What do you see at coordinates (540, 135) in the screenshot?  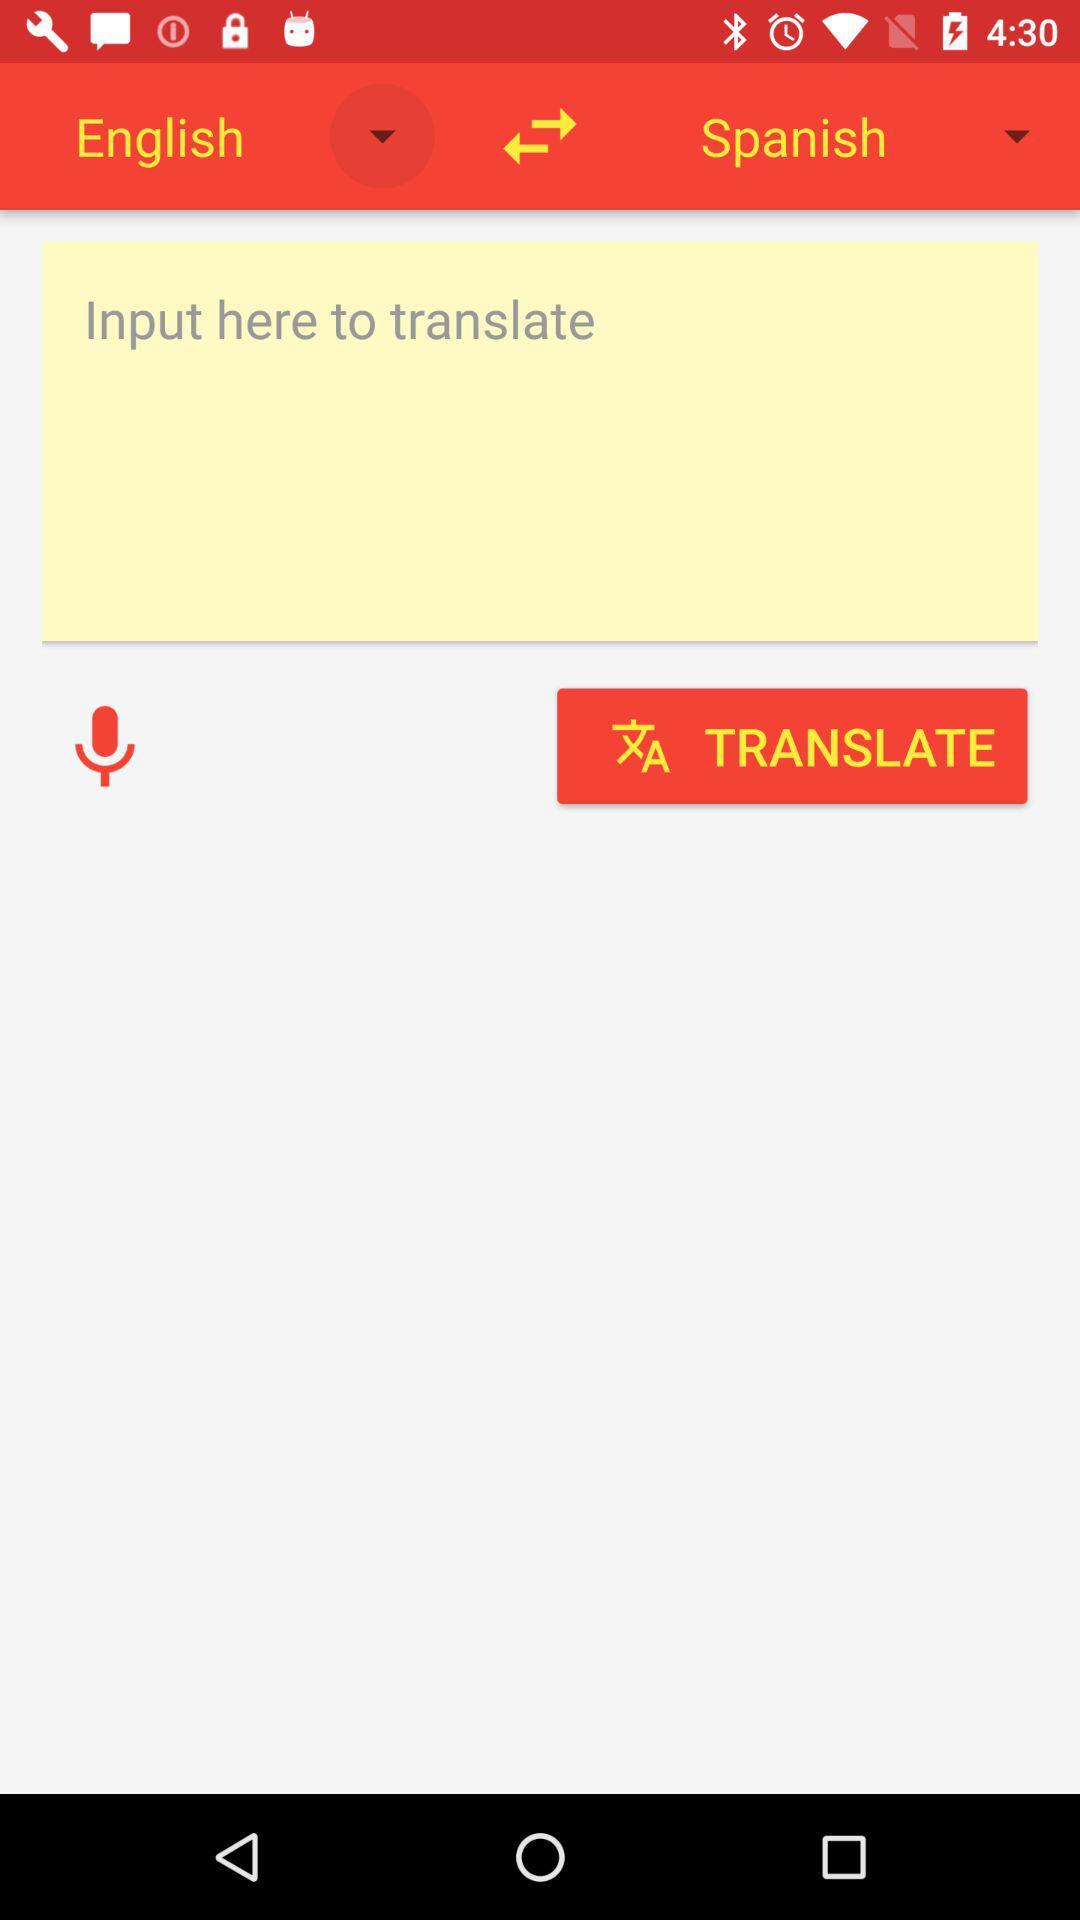 I see `switch languages` at bounding box center [540, 135].